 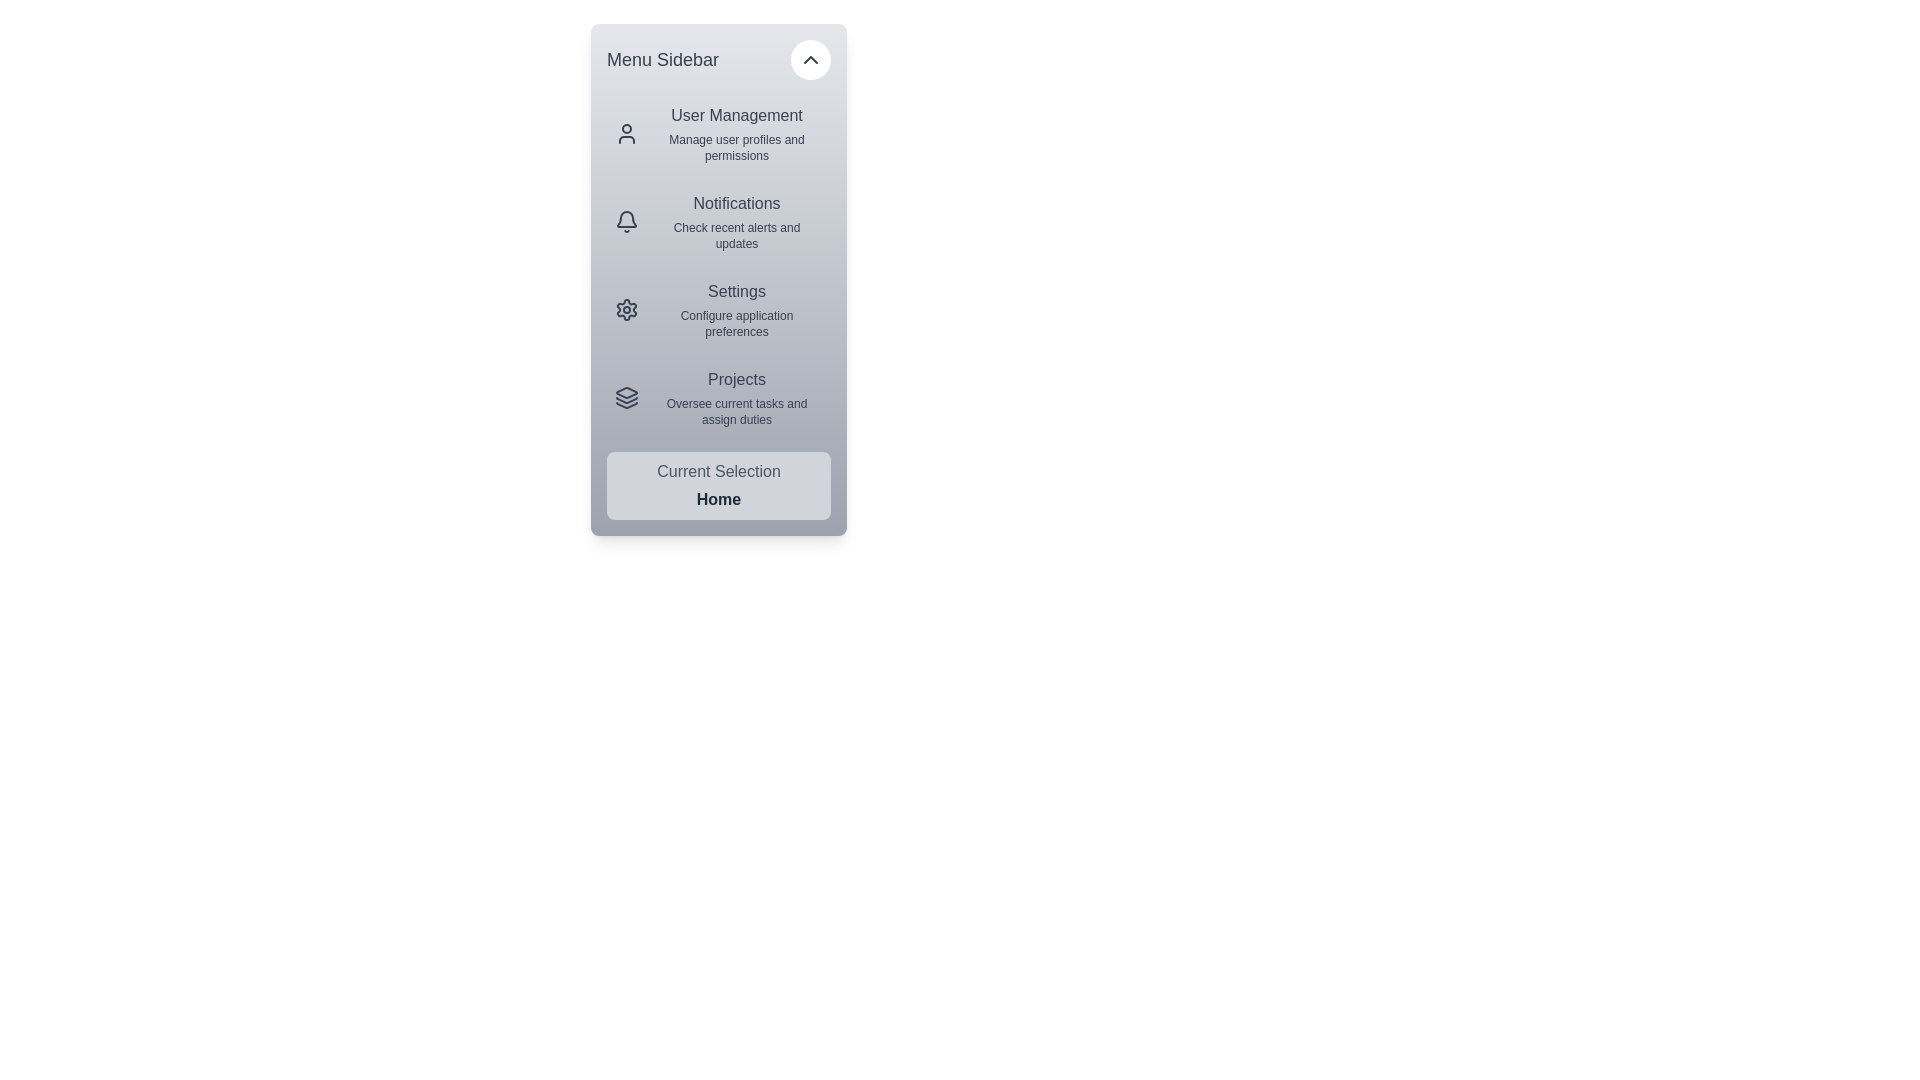 I want to click on the central cogwheel of the gear icon located in the Settings section of the sidebar menu, so click(x=626, y=309).